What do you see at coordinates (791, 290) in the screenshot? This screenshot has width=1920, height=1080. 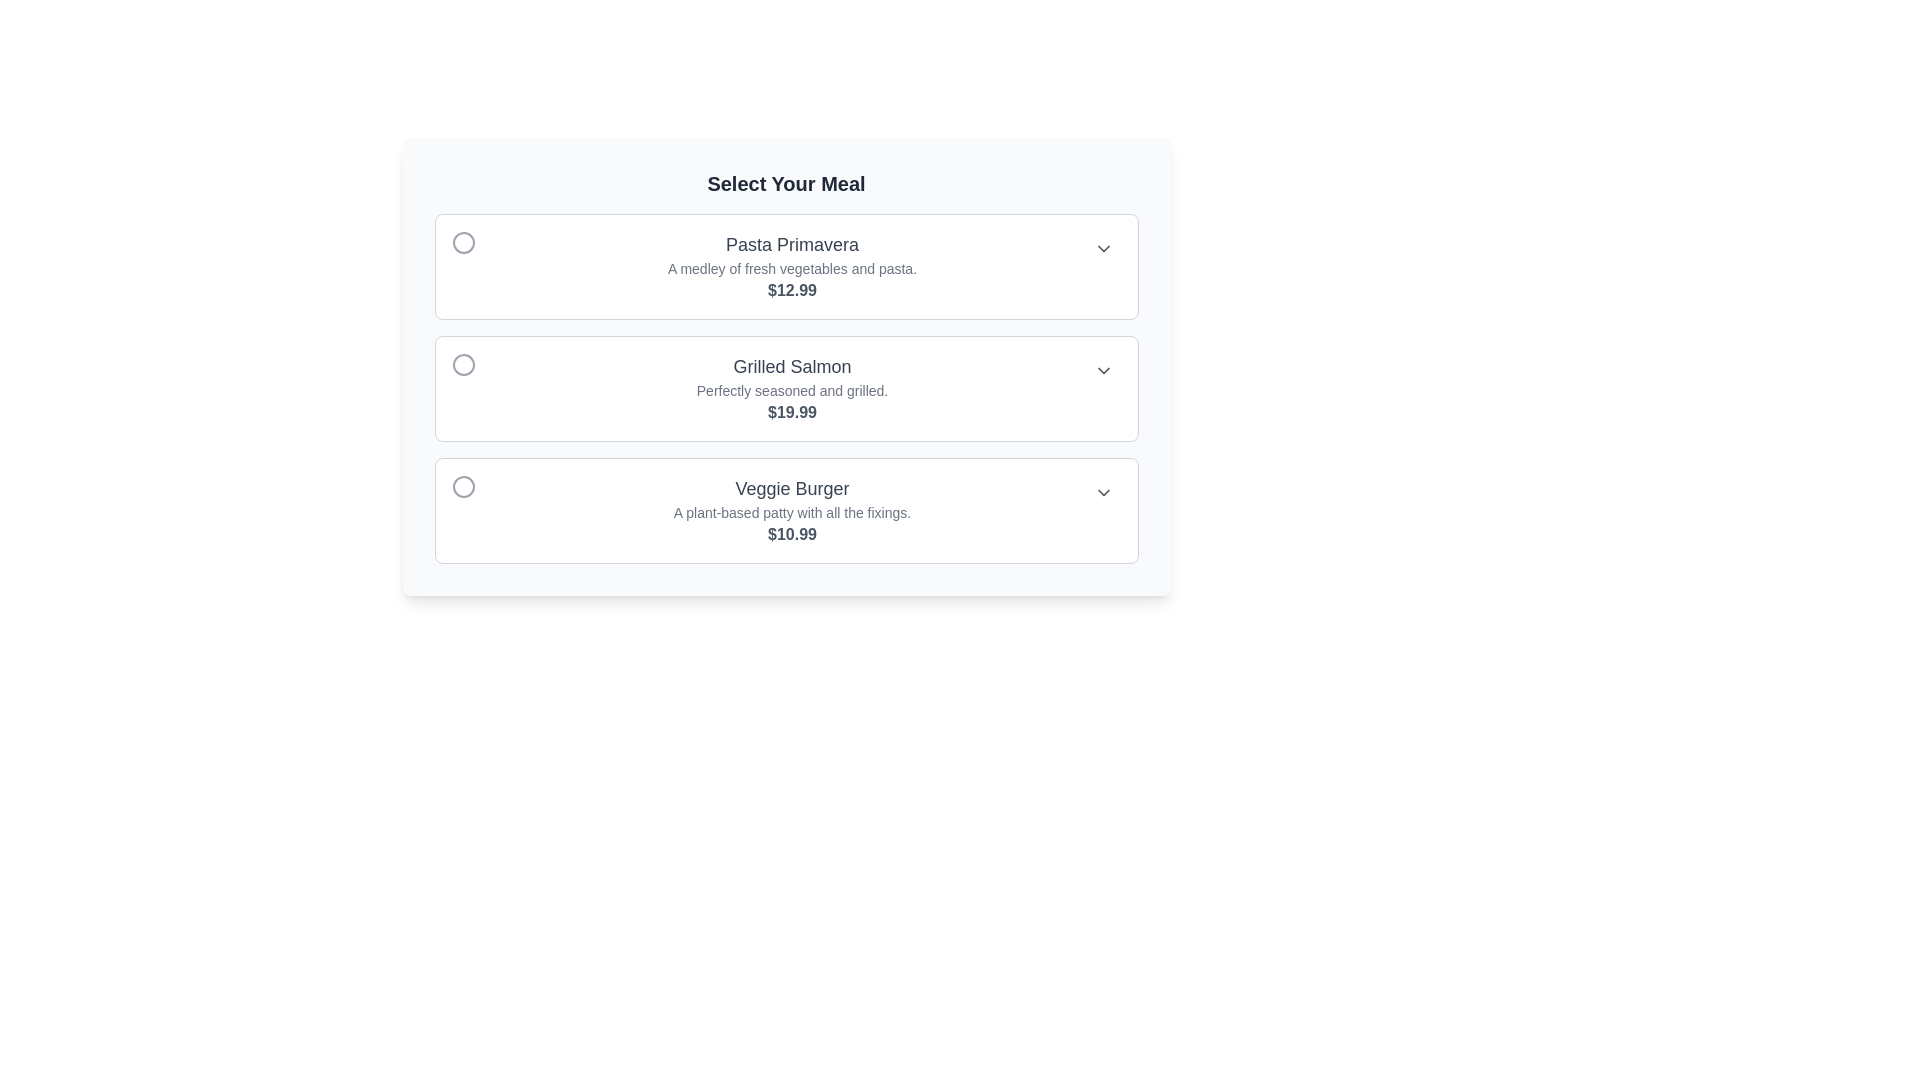 I see `the price display text label for the menu item 'Pasta Primavera', which is located at the bottom-center of the content box` at bounding box center [791, 290].